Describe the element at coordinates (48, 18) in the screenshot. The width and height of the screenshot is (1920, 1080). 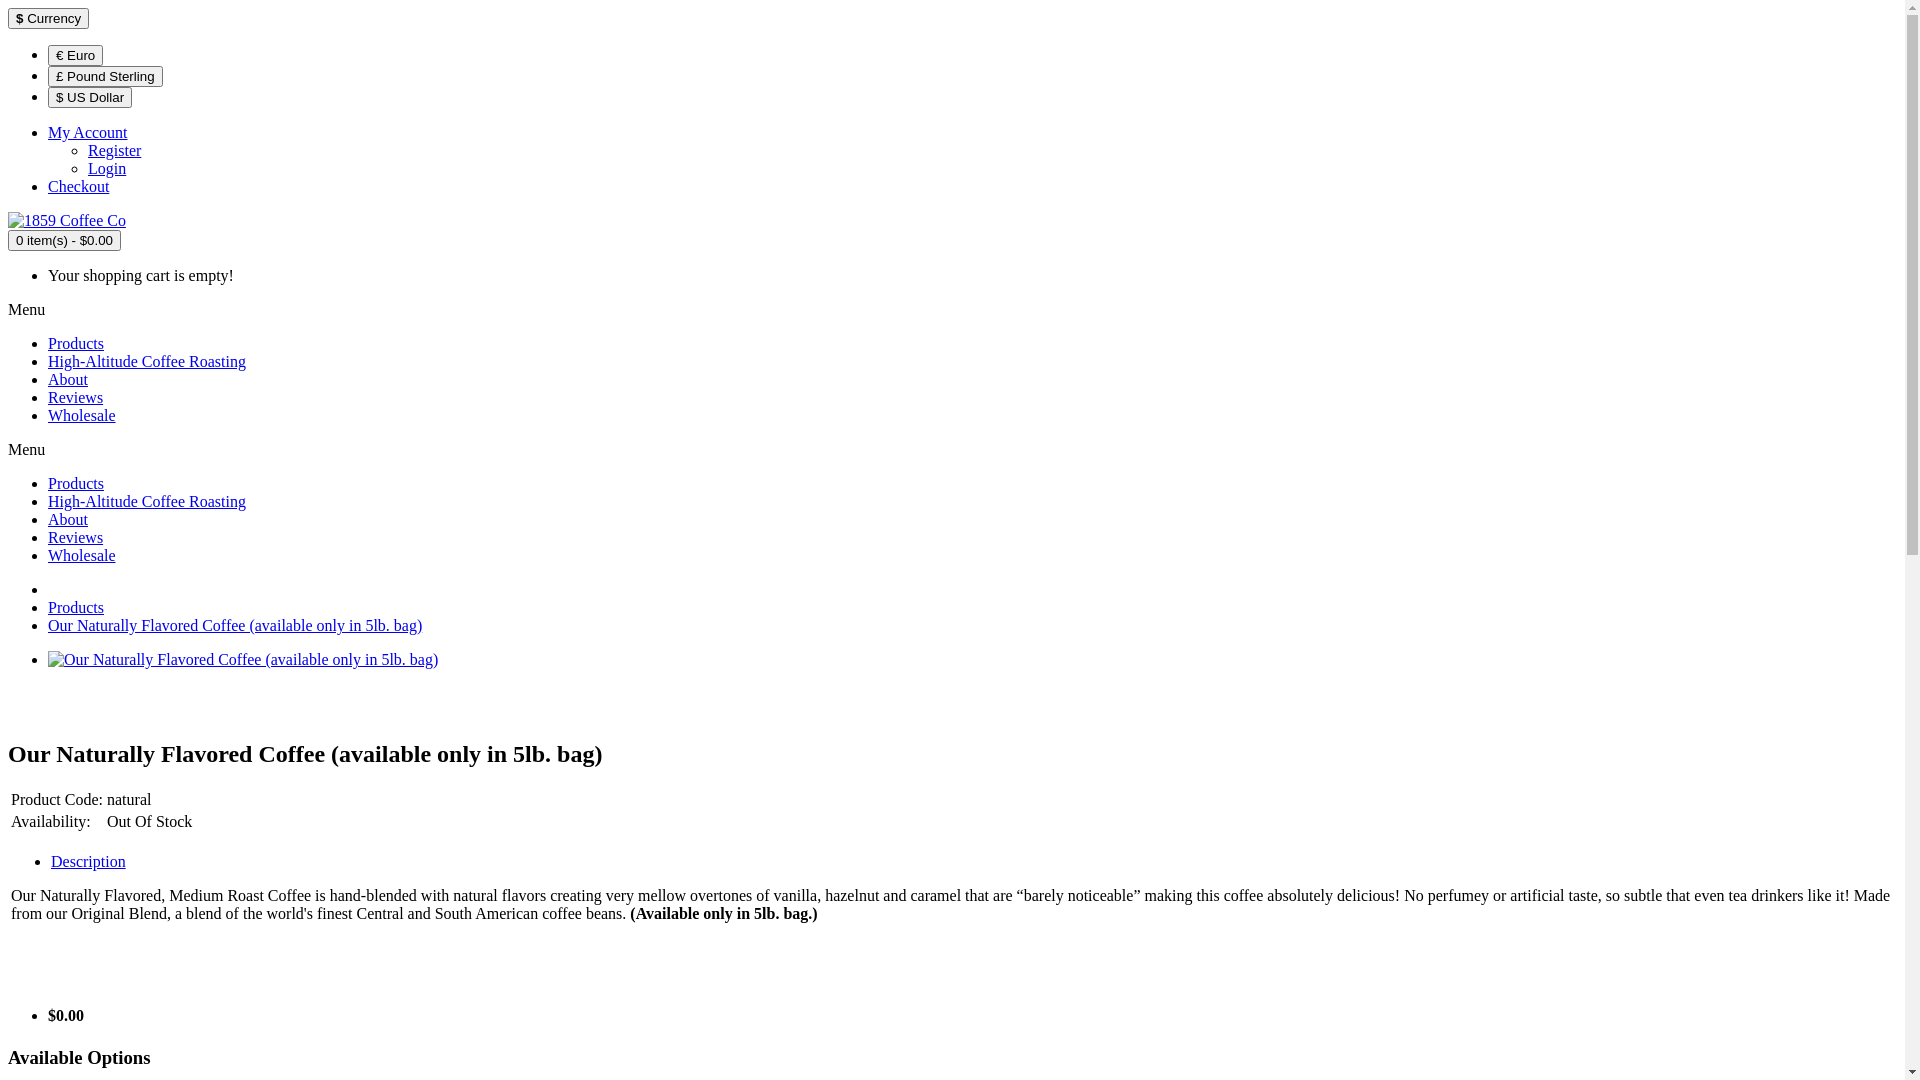
I see `'$ Currency'` at that location.